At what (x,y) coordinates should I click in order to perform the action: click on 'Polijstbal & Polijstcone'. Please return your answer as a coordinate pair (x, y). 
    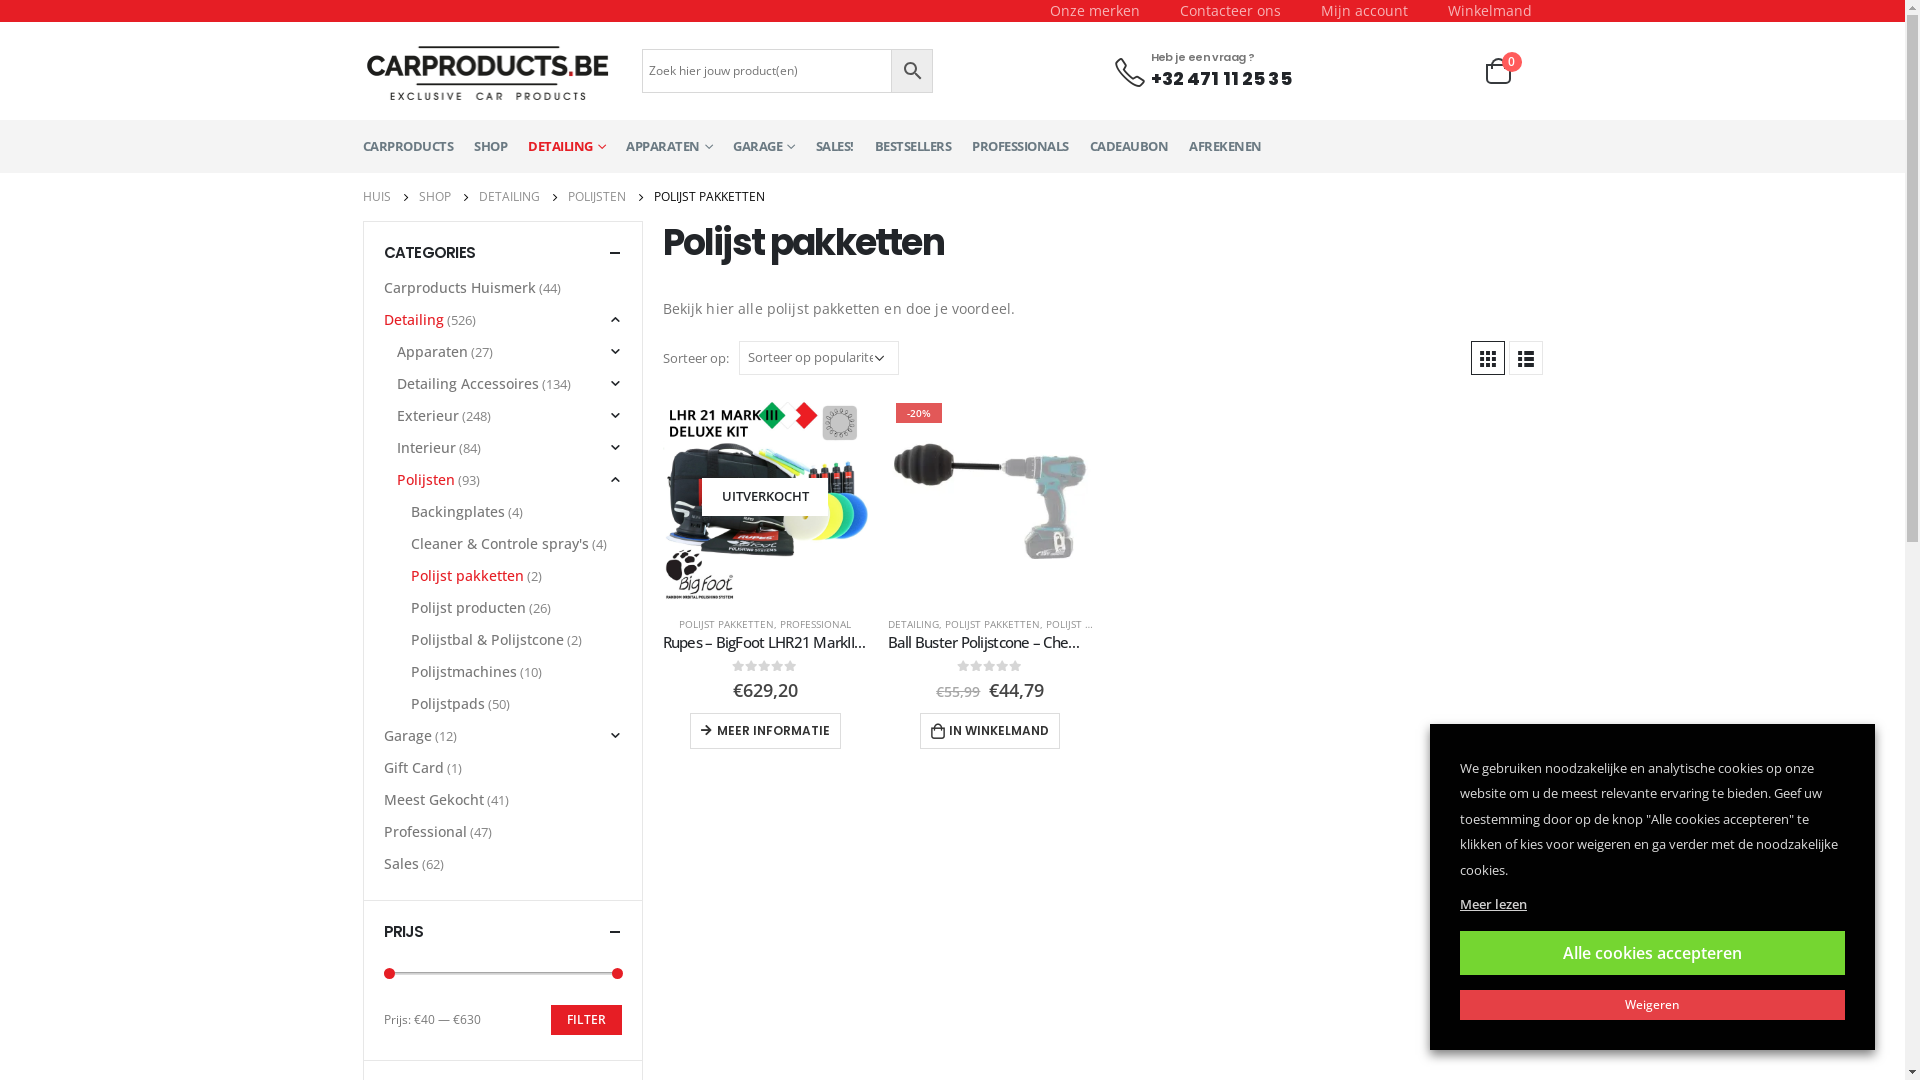
    Looking at the image, I should click on (487, 640).